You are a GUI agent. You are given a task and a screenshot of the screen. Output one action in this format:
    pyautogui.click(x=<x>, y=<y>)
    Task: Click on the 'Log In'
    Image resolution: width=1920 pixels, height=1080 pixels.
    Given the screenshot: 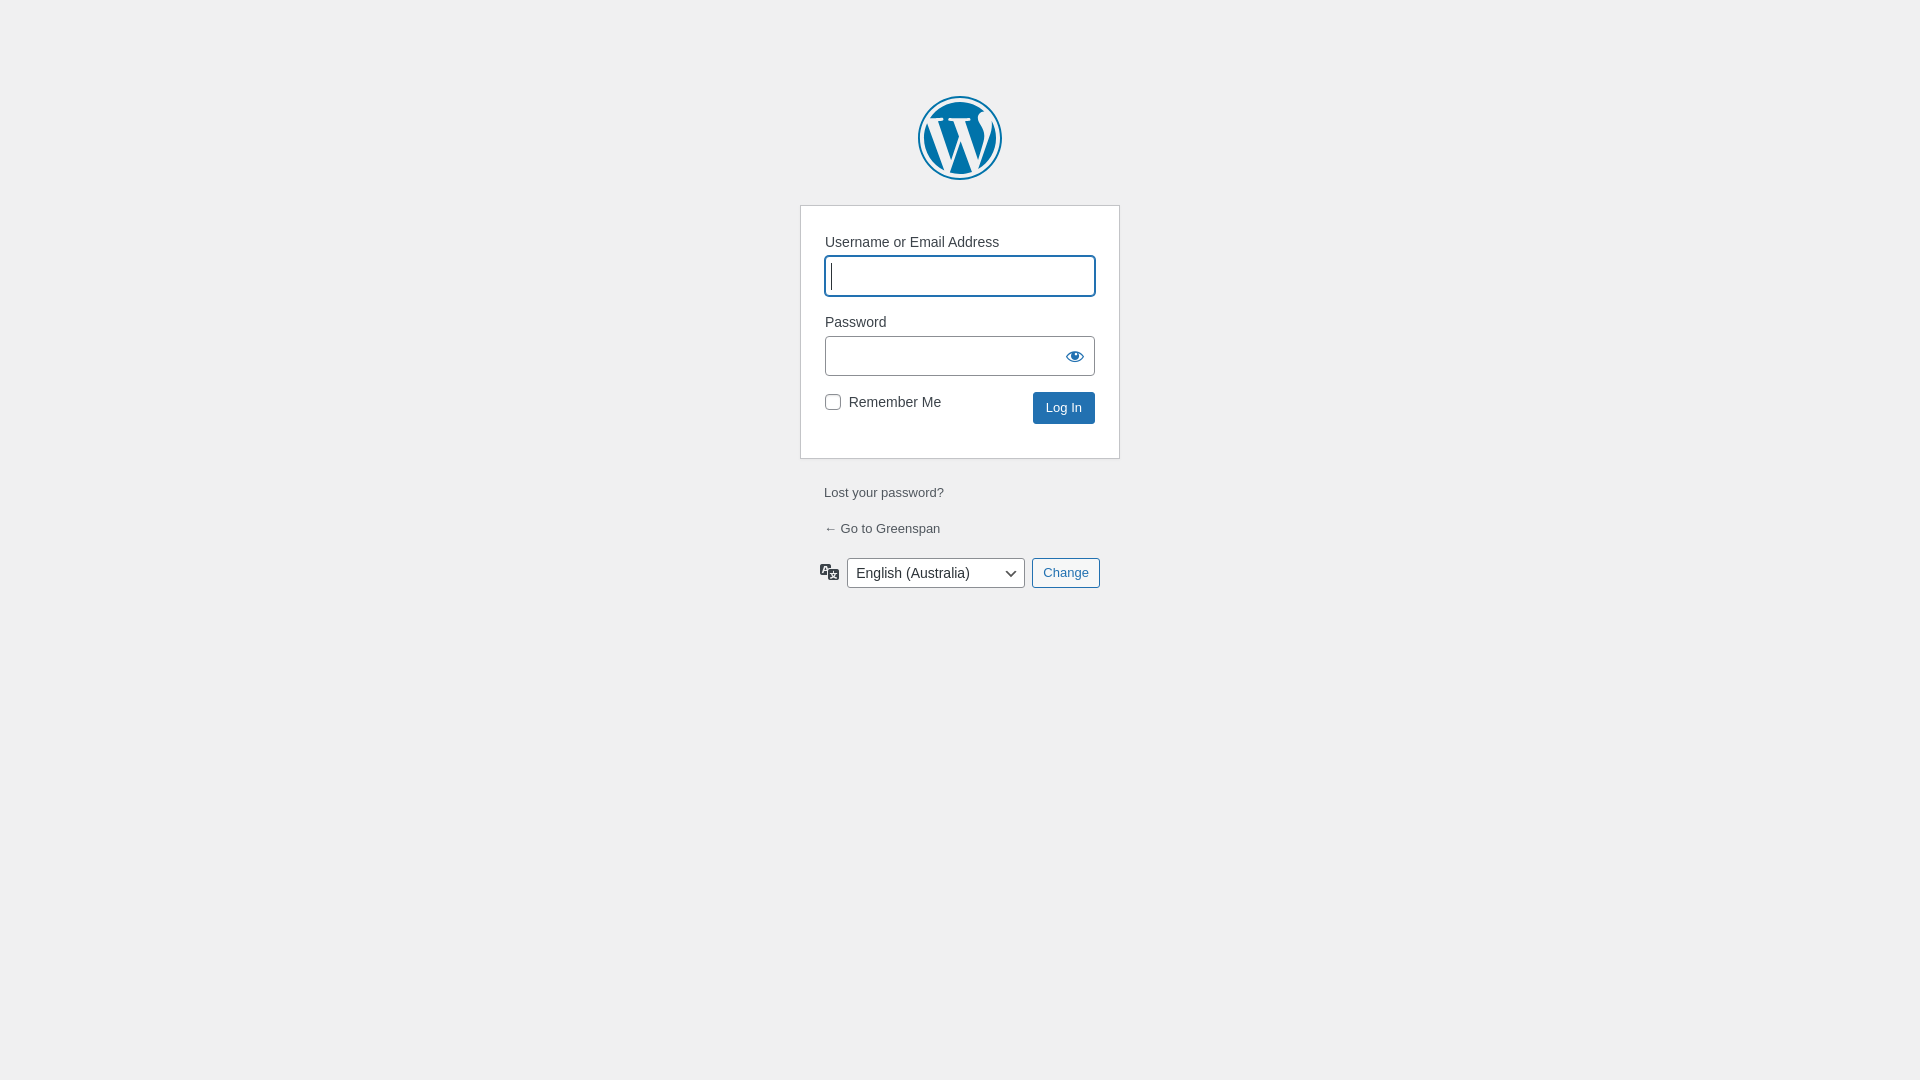 What is the action you would take?
    pyautogui.click(x=1063, y=407)
    